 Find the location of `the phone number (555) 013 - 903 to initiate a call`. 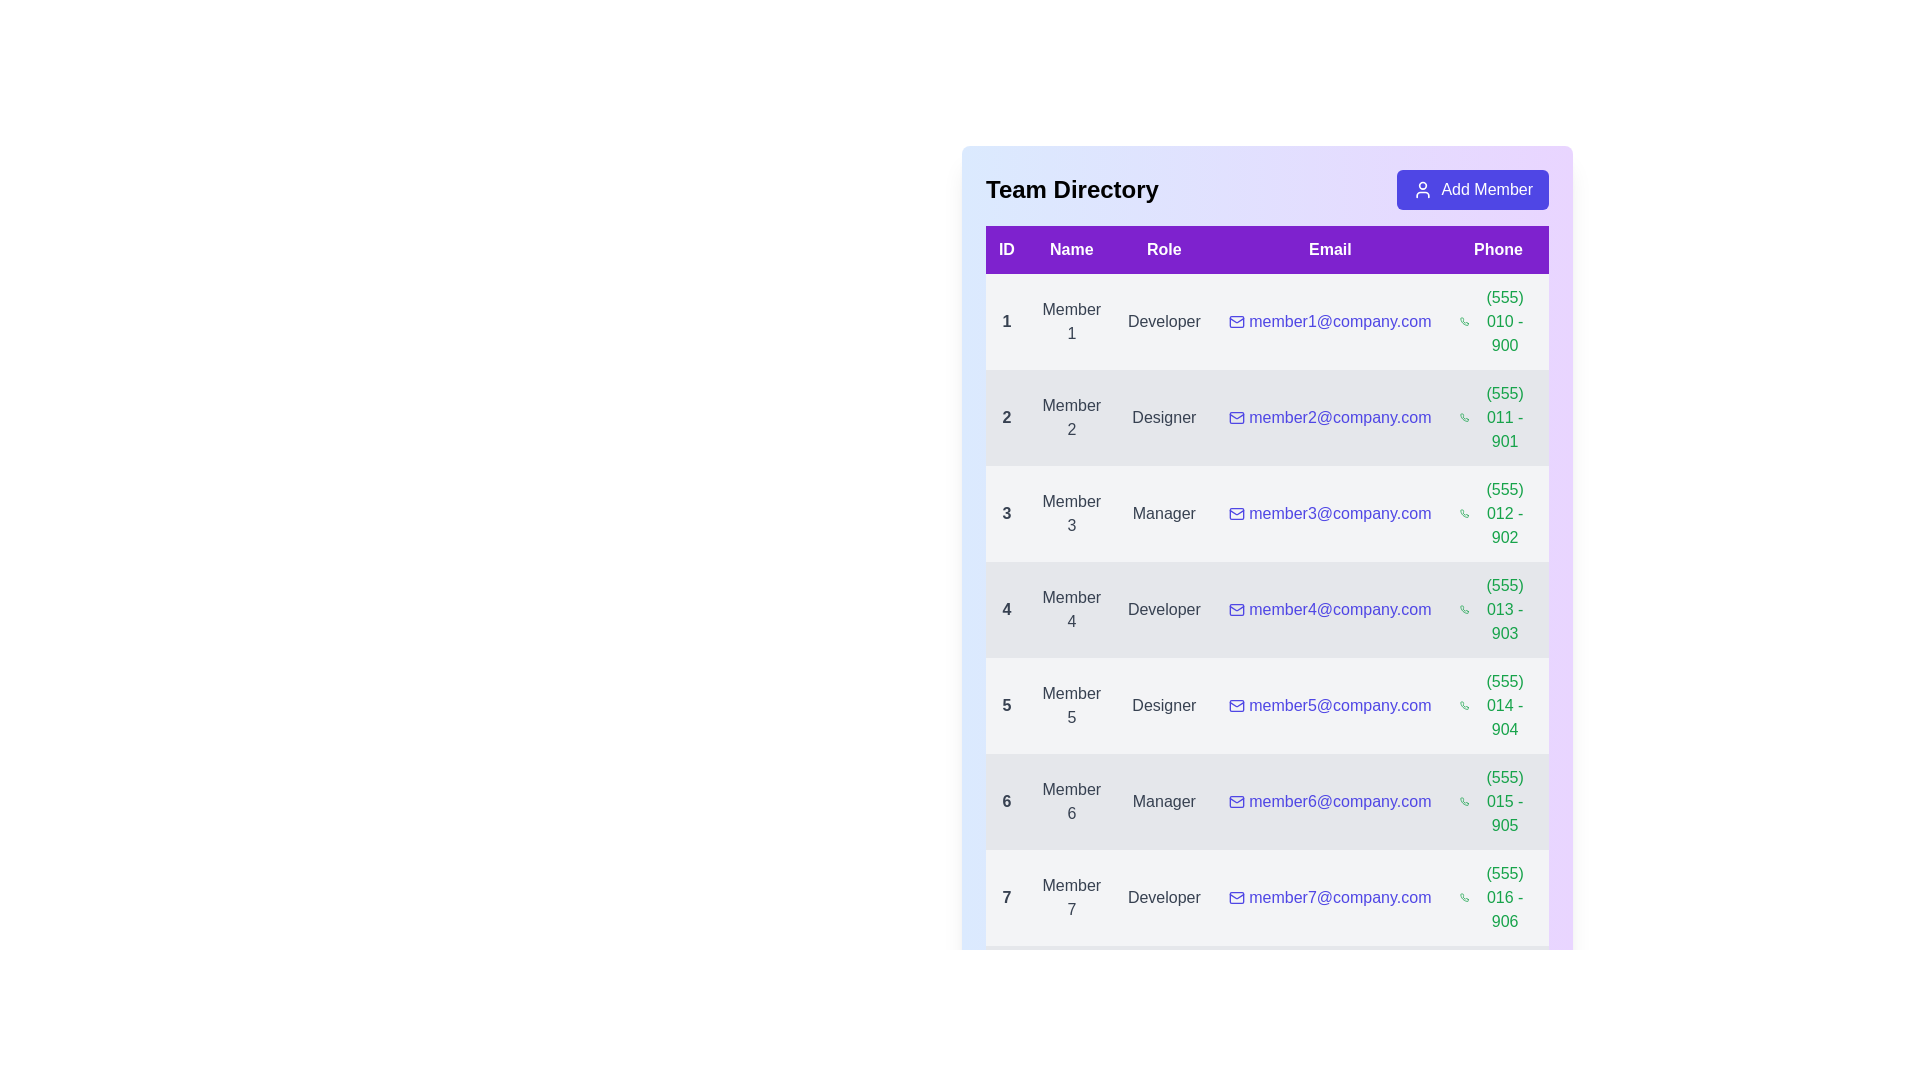

the phone number (555) 013 - 903 to initiate a call is located at coordinates (1498, 608).